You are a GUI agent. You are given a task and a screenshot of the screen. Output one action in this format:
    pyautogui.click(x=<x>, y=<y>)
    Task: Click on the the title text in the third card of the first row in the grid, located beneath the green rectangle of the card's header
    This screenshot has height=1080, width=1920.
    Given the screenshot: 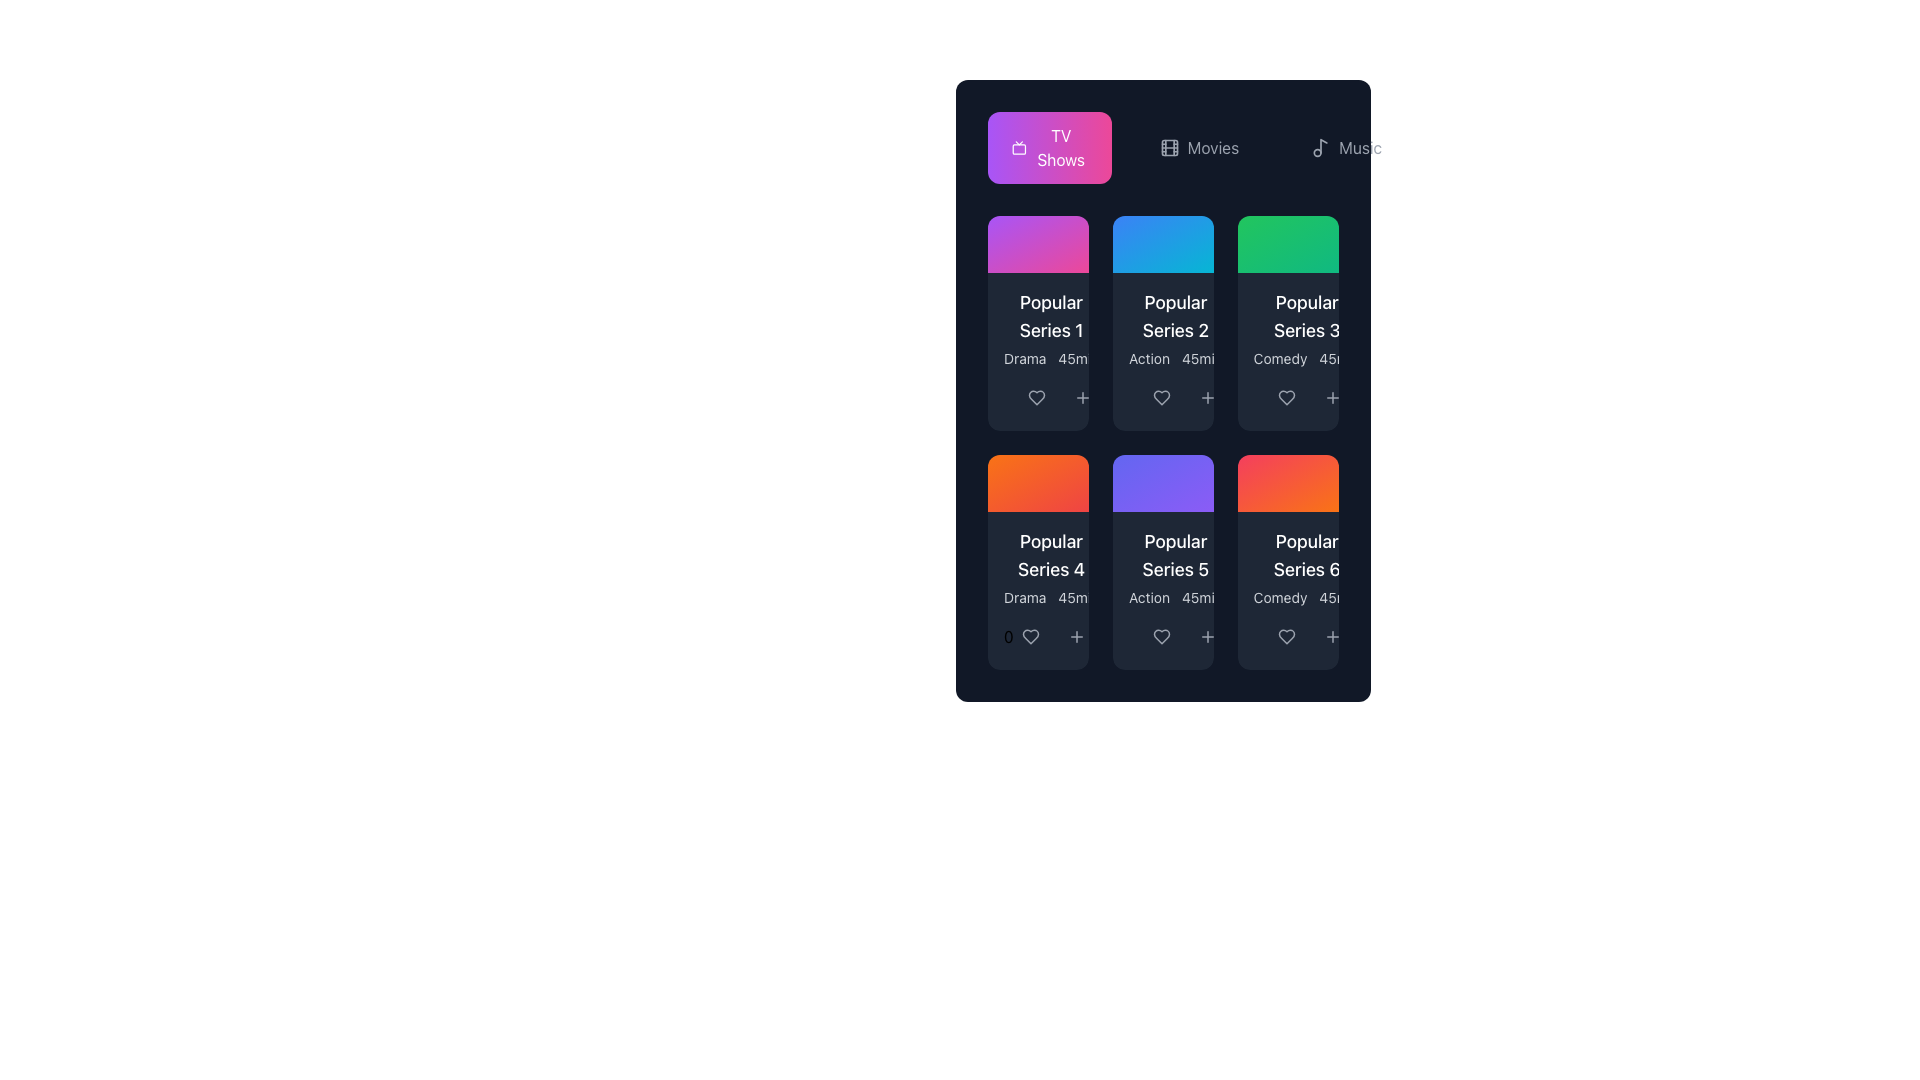 What is the action you would take?
    pyautogui.click(x=1307, y=315)
    